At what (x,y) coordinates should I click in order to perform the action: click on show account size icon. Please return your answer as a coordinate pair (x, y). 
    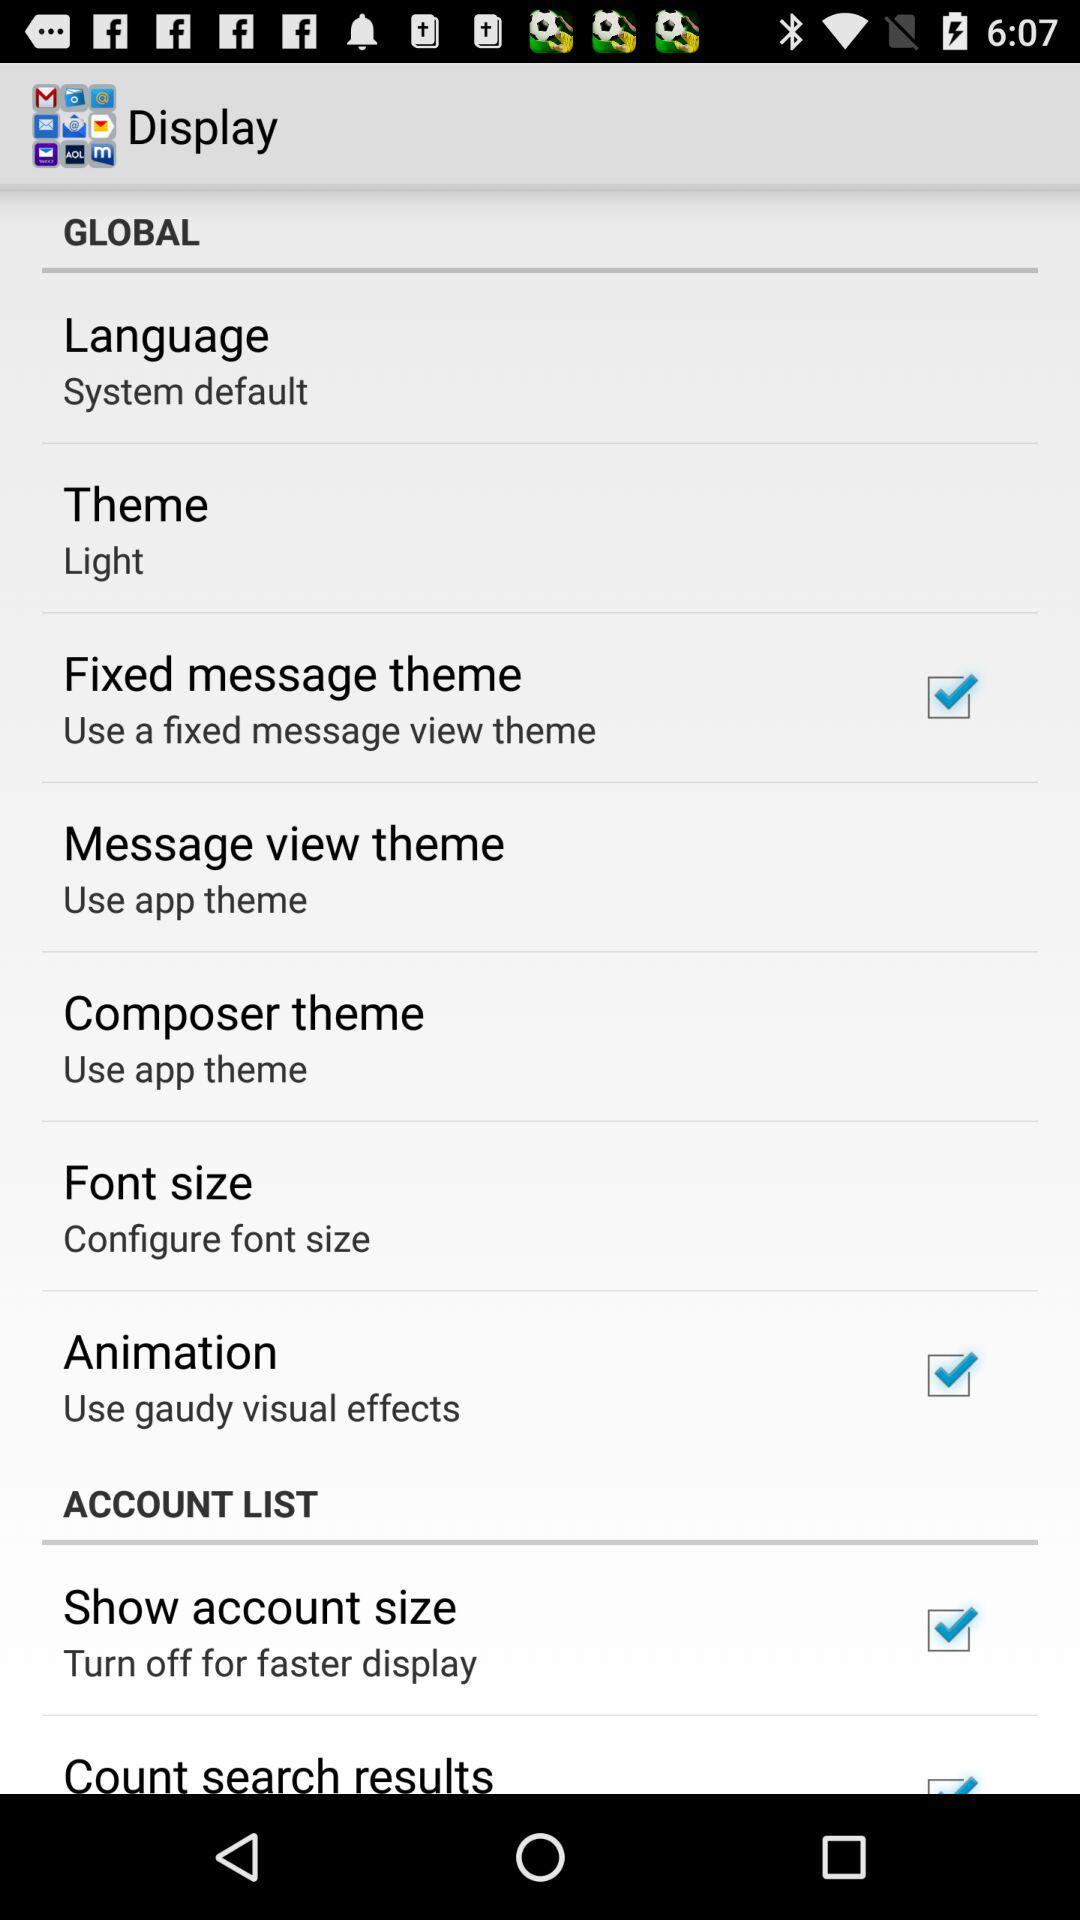
    Looking at the image, I should click on (258, 1605).